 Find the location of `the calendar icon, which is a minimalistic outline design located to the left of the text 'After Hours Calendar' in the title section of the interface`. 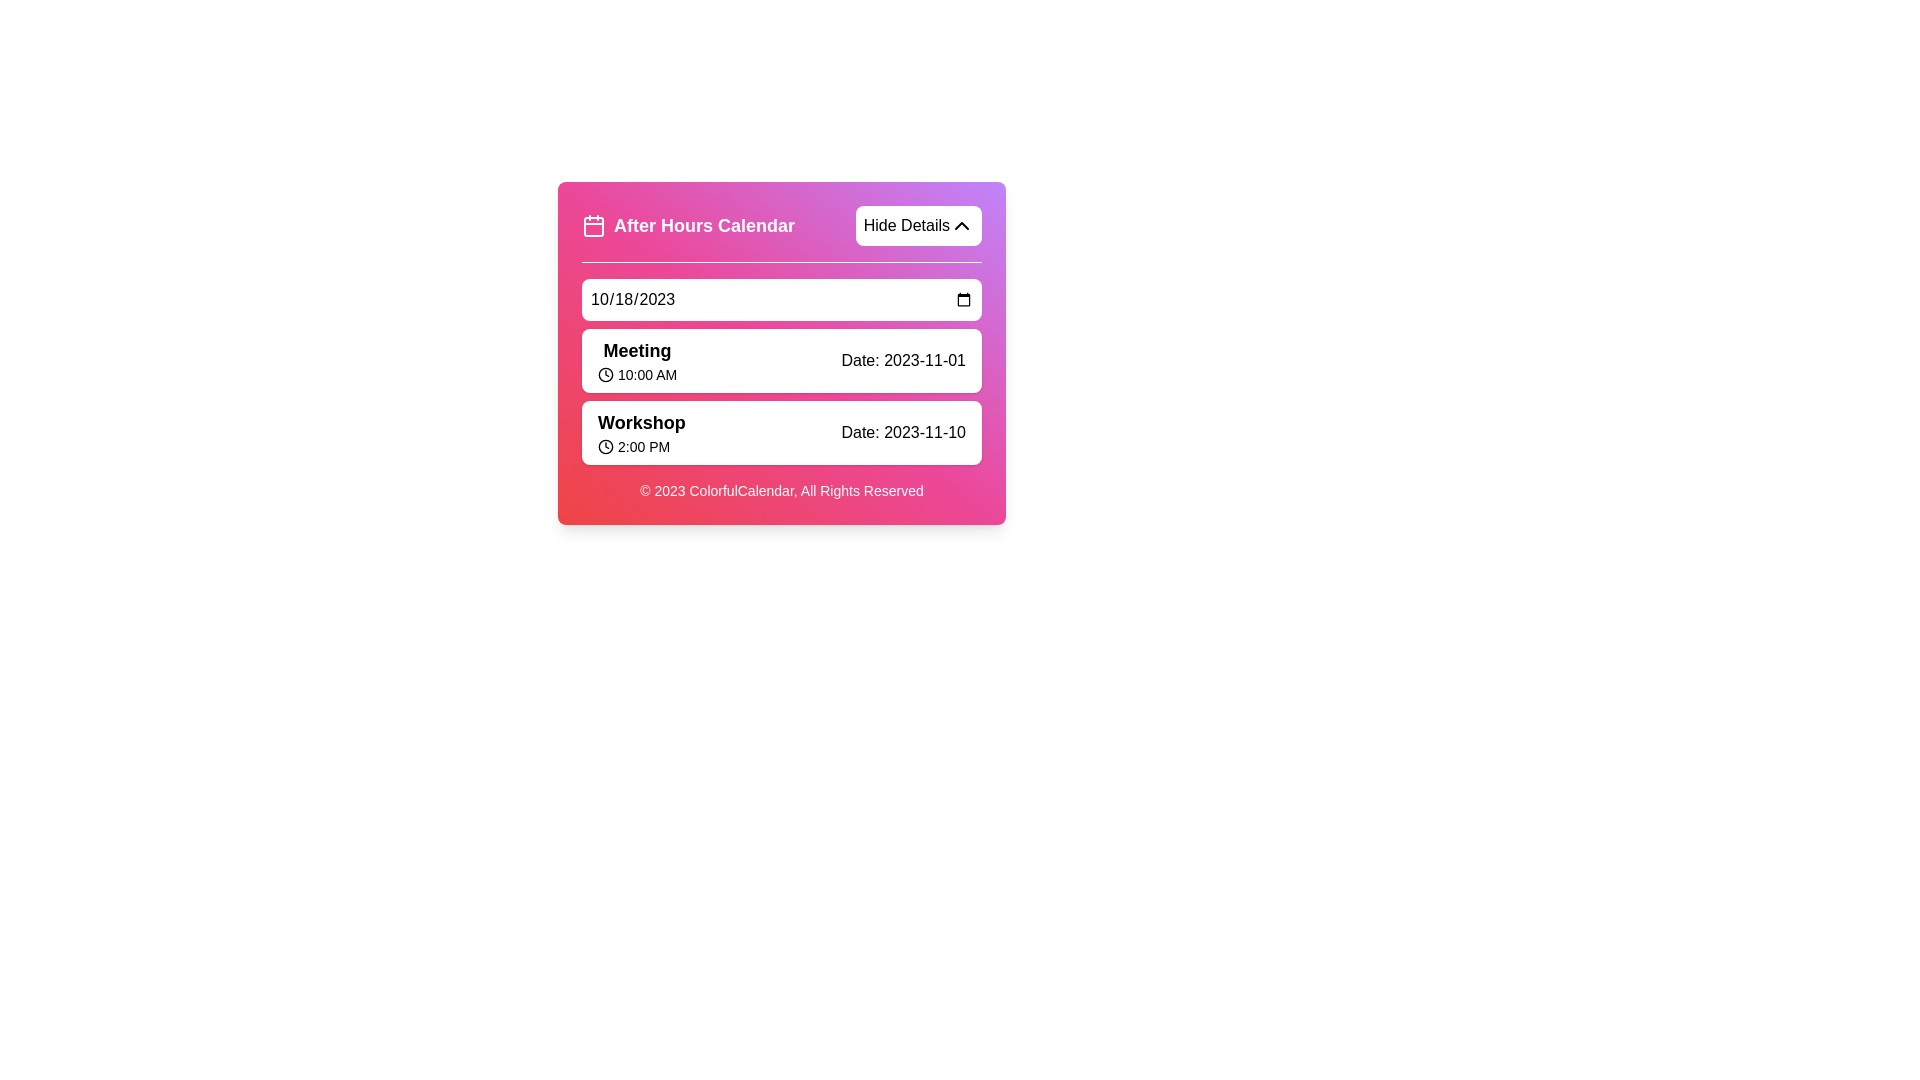

the calendar icon, which is a minimalistic outline design located to the left of the text 'After Hours Calendar' in the title section of the interface is located at coordinates (593, 225).